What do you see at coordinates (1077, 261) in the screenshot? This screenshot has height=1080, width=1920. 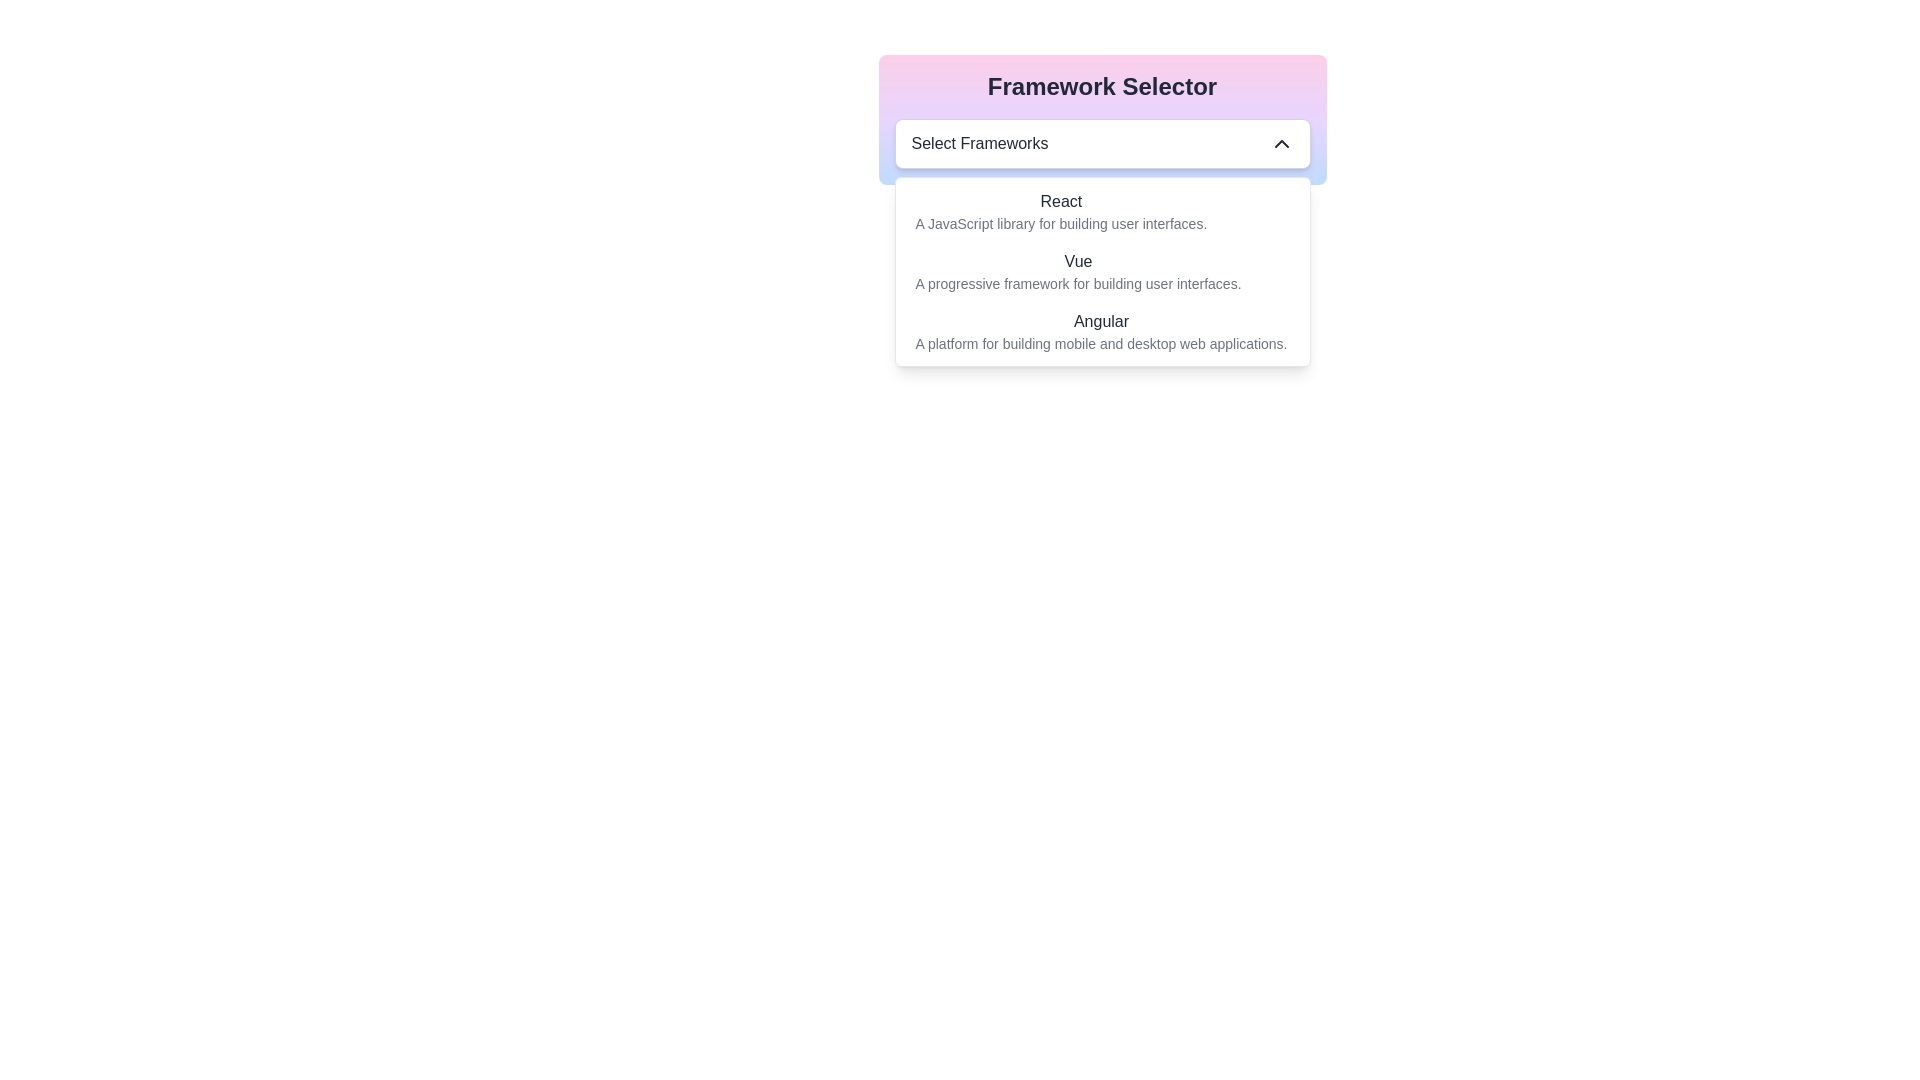 I see `the 'Vue' text element in the dropdown menu under the 'Framework Selector' section` at bounding box center [1077, 261].